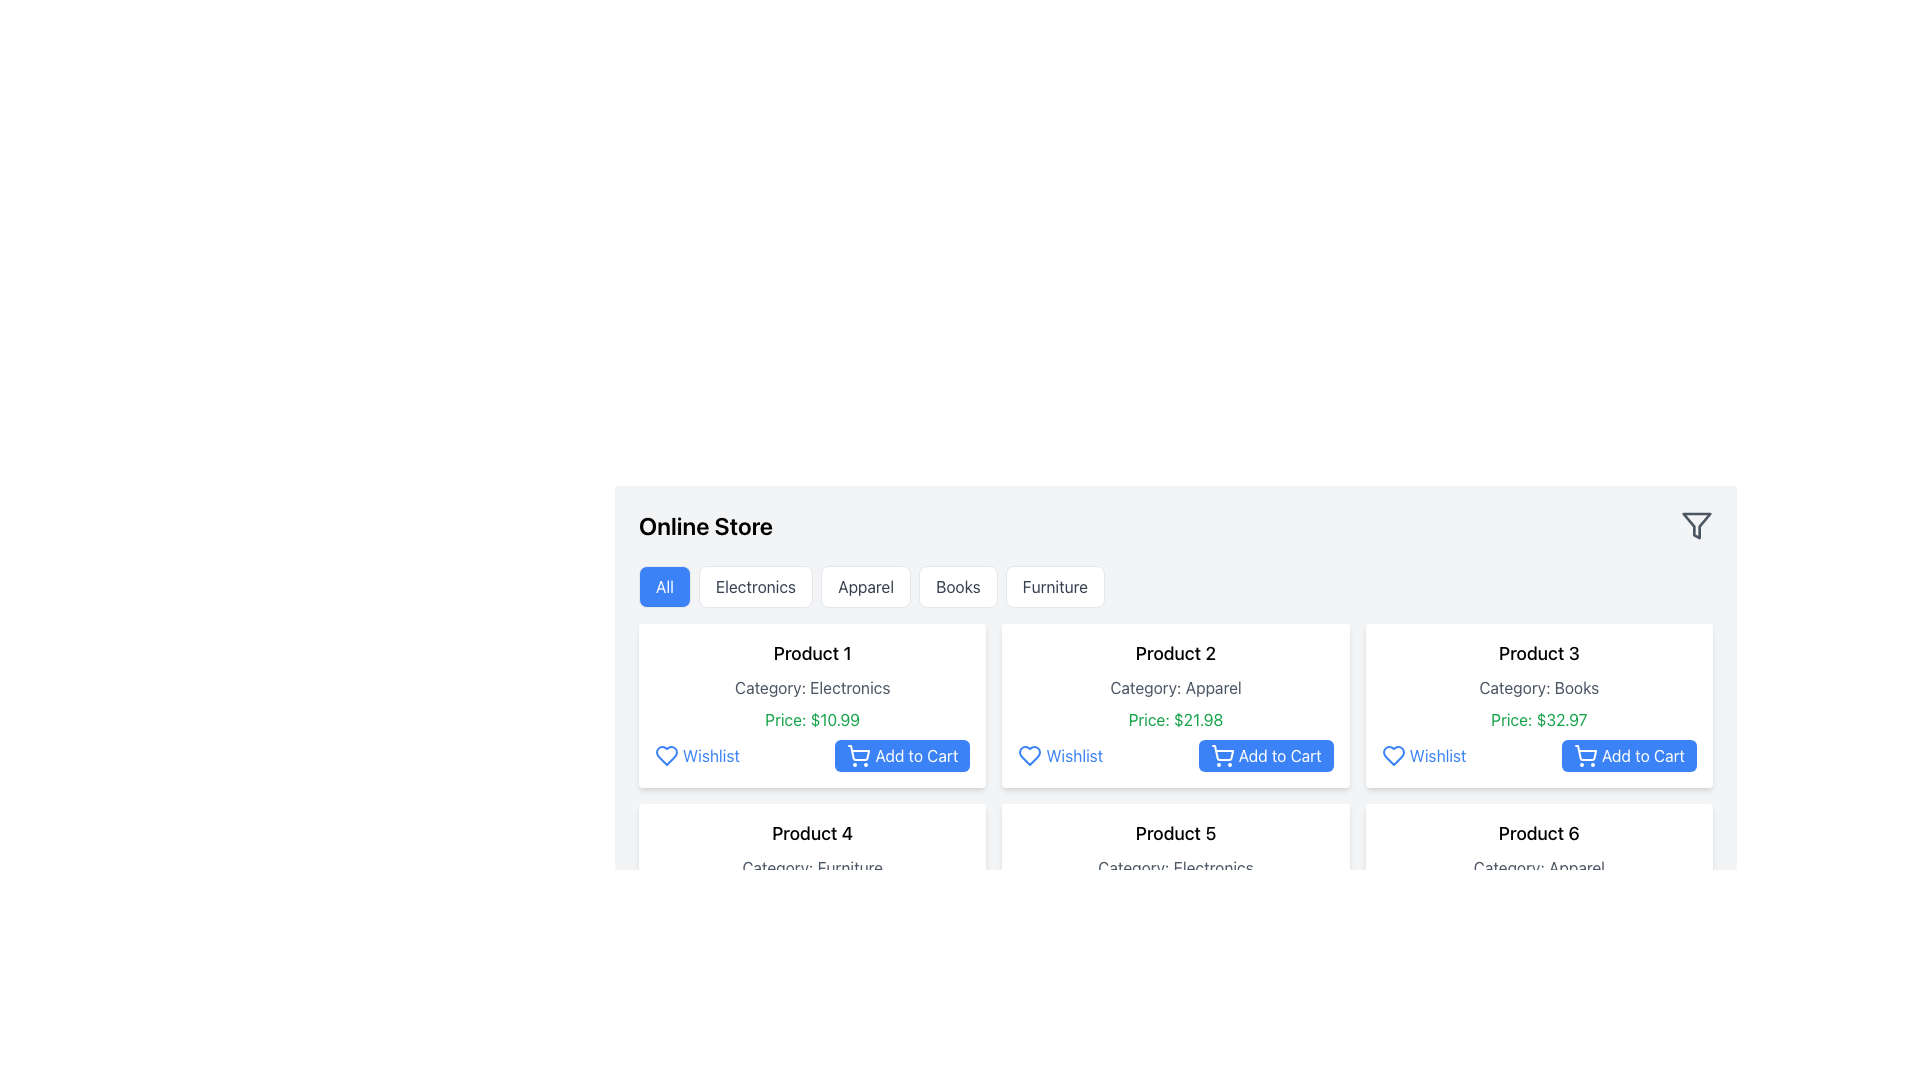  I want to click on the 'Electronics' button, which is the second button from the left in the row of category buttons at the top of the product listing section, so click(755, 585).